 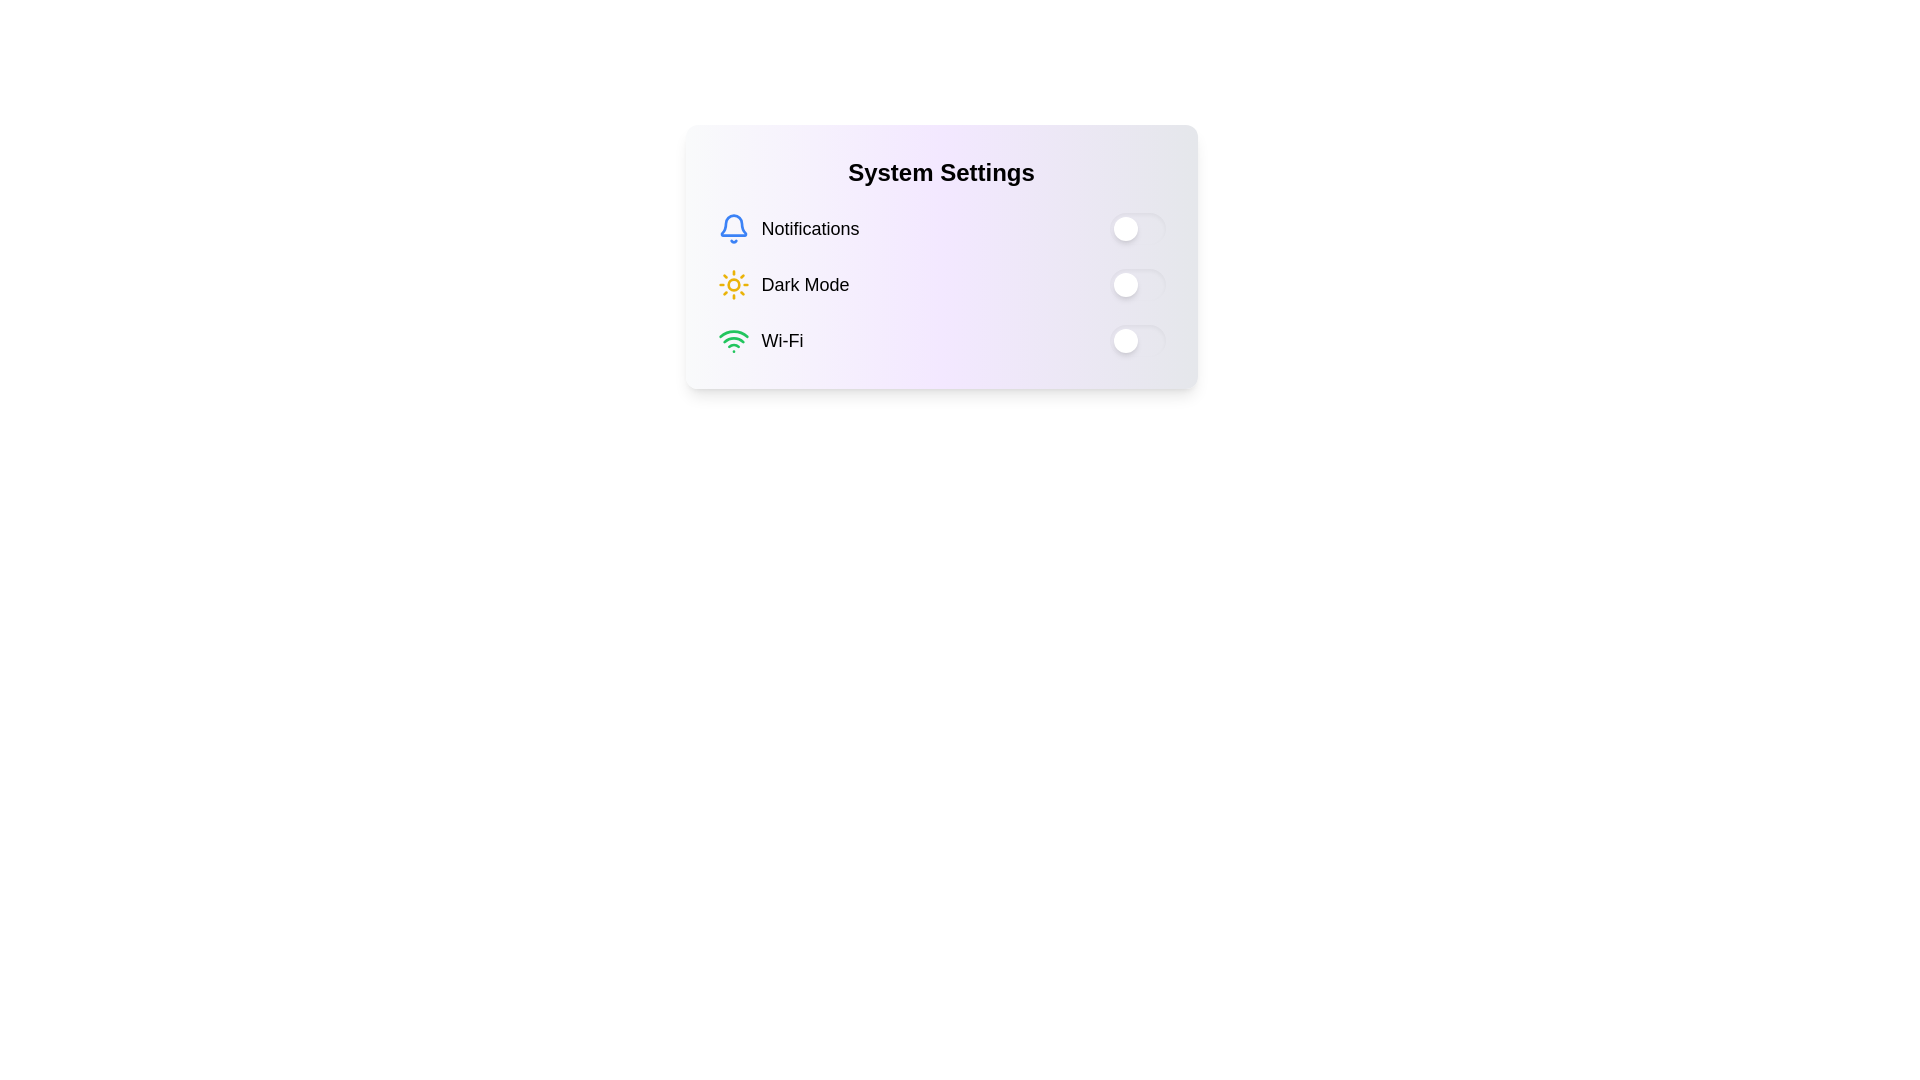 What do you see at coordinates (810, 227) in the screenshot?
I see `styling or text content of the 'Notifications' text label, which is bold and large, located in the settings interface, aligned to the right of a bell icon` at bounding box center [810, 227].